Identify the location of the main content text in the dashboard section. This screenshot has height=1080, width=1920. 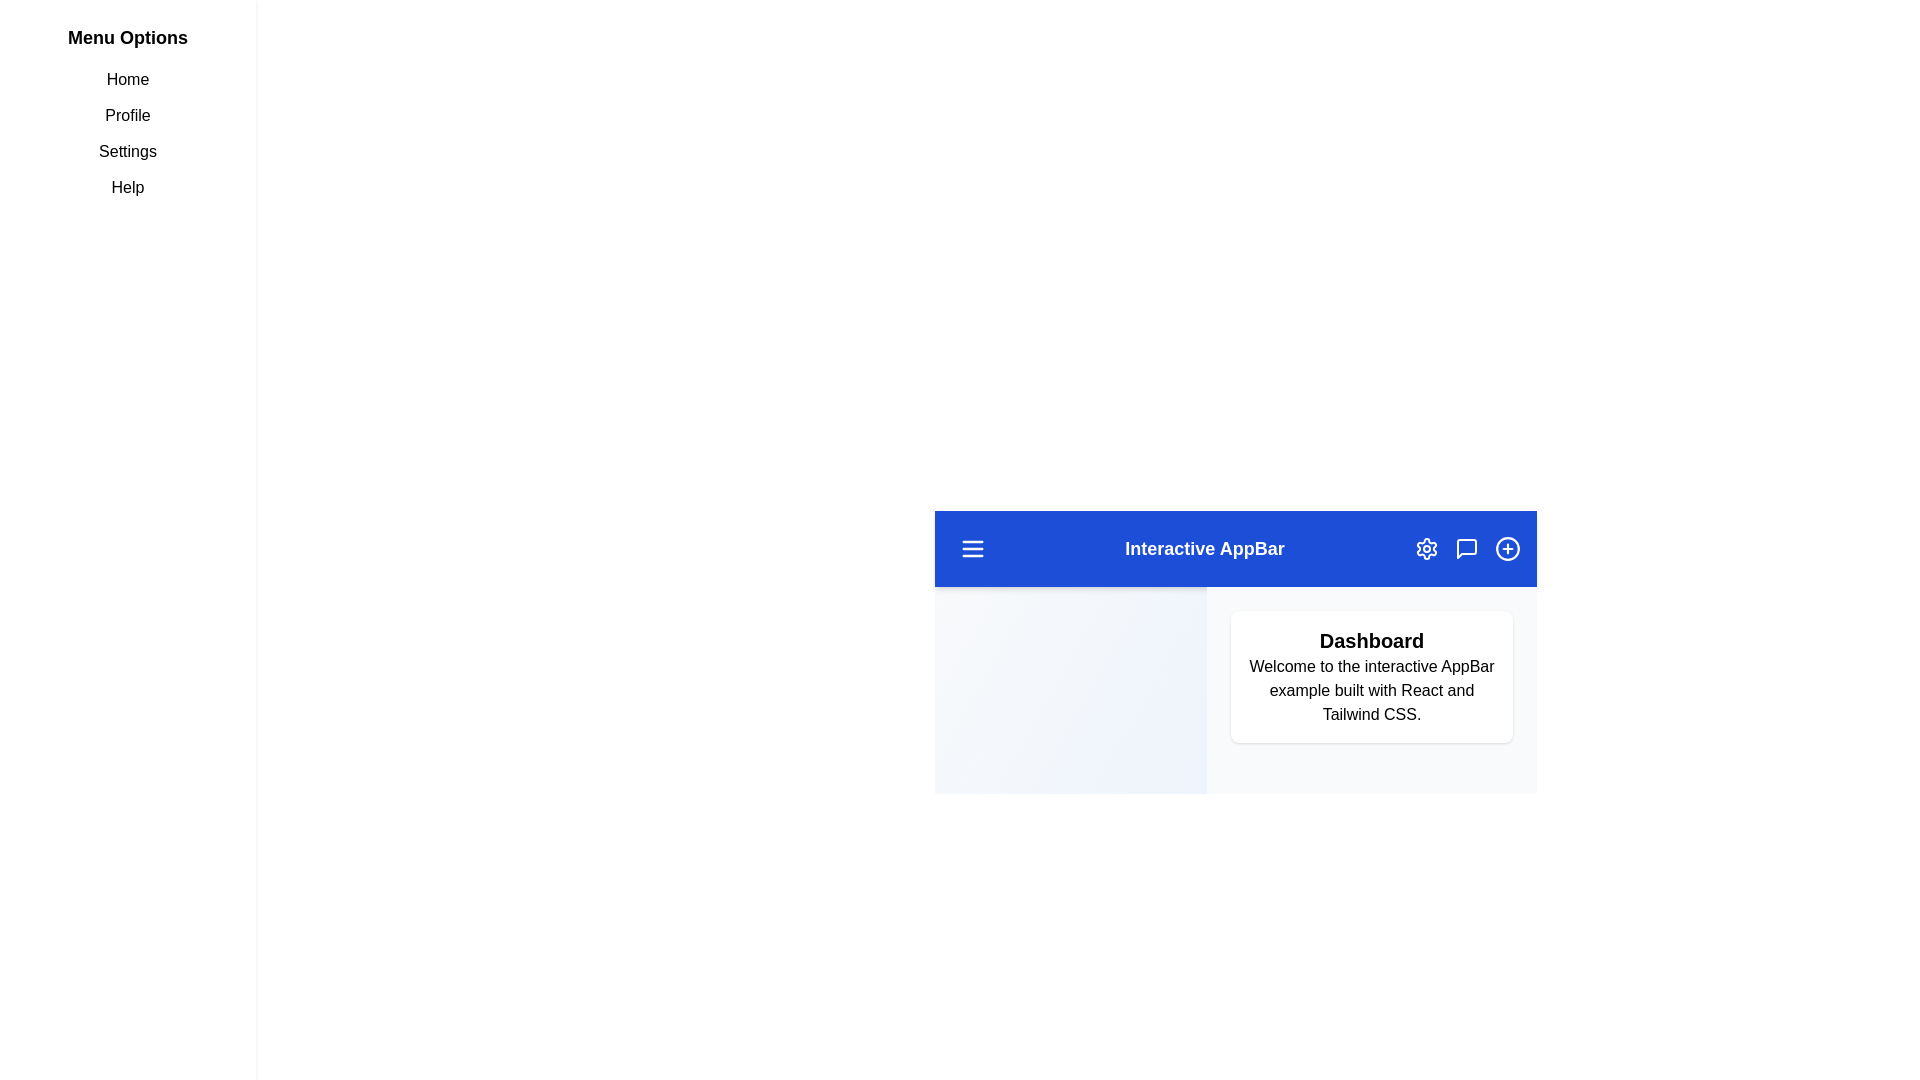
(1371, 689).